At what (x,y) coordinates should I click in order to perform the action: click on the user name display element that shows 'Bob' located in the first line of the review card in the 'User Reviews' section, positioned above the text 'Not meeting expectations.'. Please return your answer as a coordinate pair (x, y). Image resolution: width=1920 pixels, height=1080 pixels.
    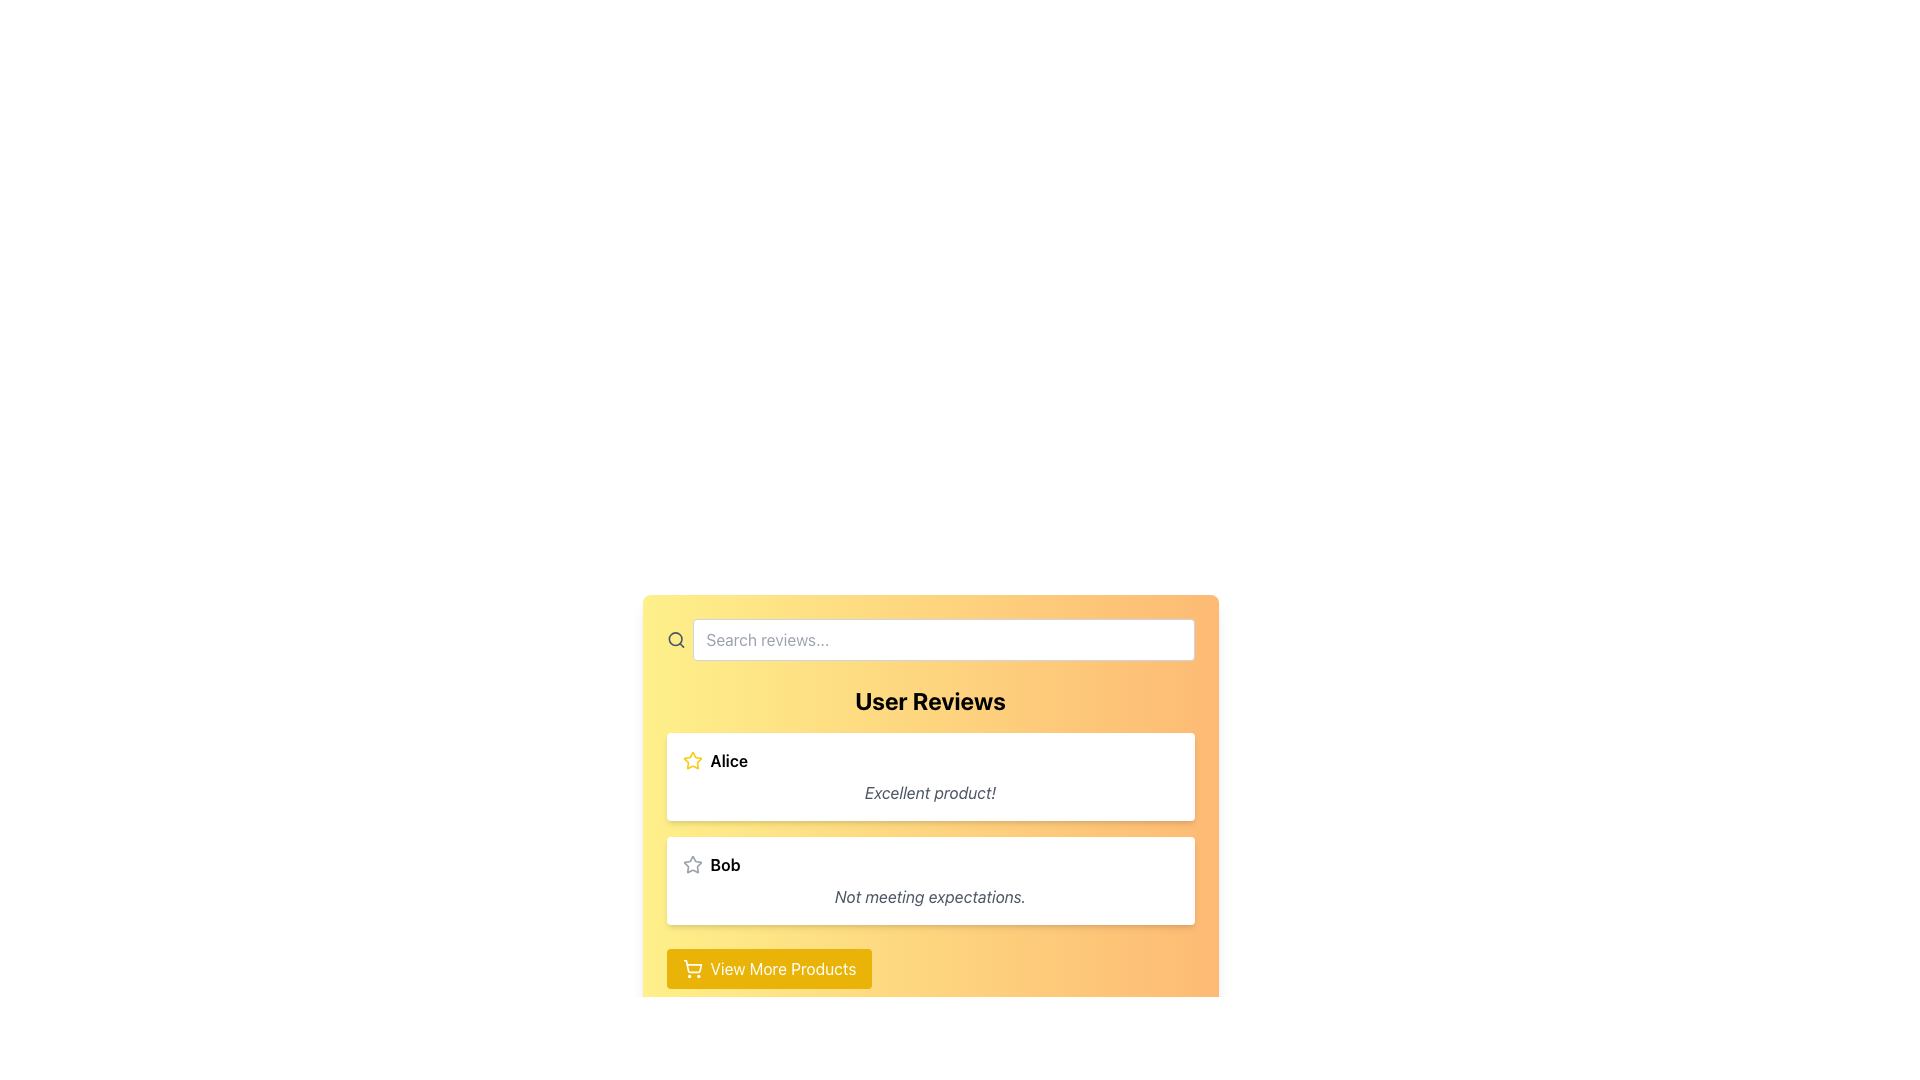
    Looking at the image, I should click on (929, 863).